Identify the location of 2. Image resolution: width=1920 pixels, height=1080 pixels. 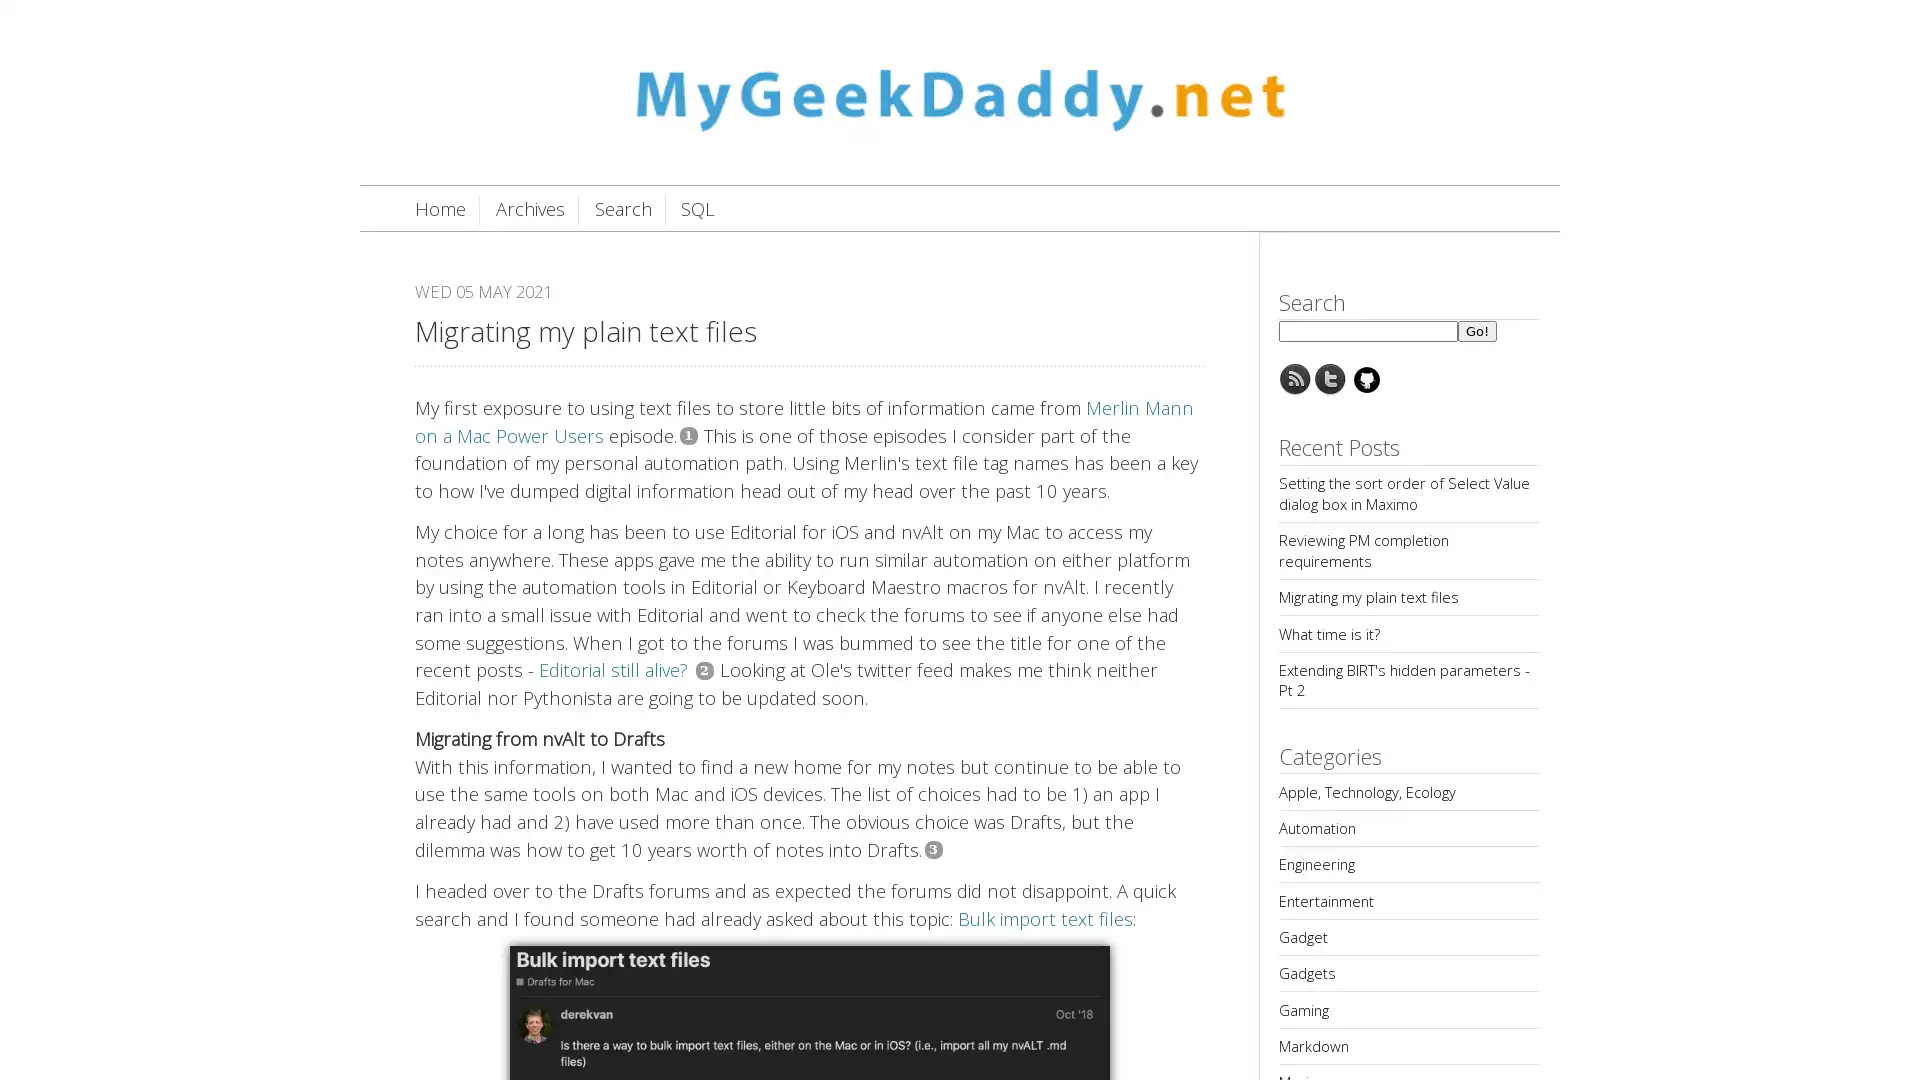
(704, 670).